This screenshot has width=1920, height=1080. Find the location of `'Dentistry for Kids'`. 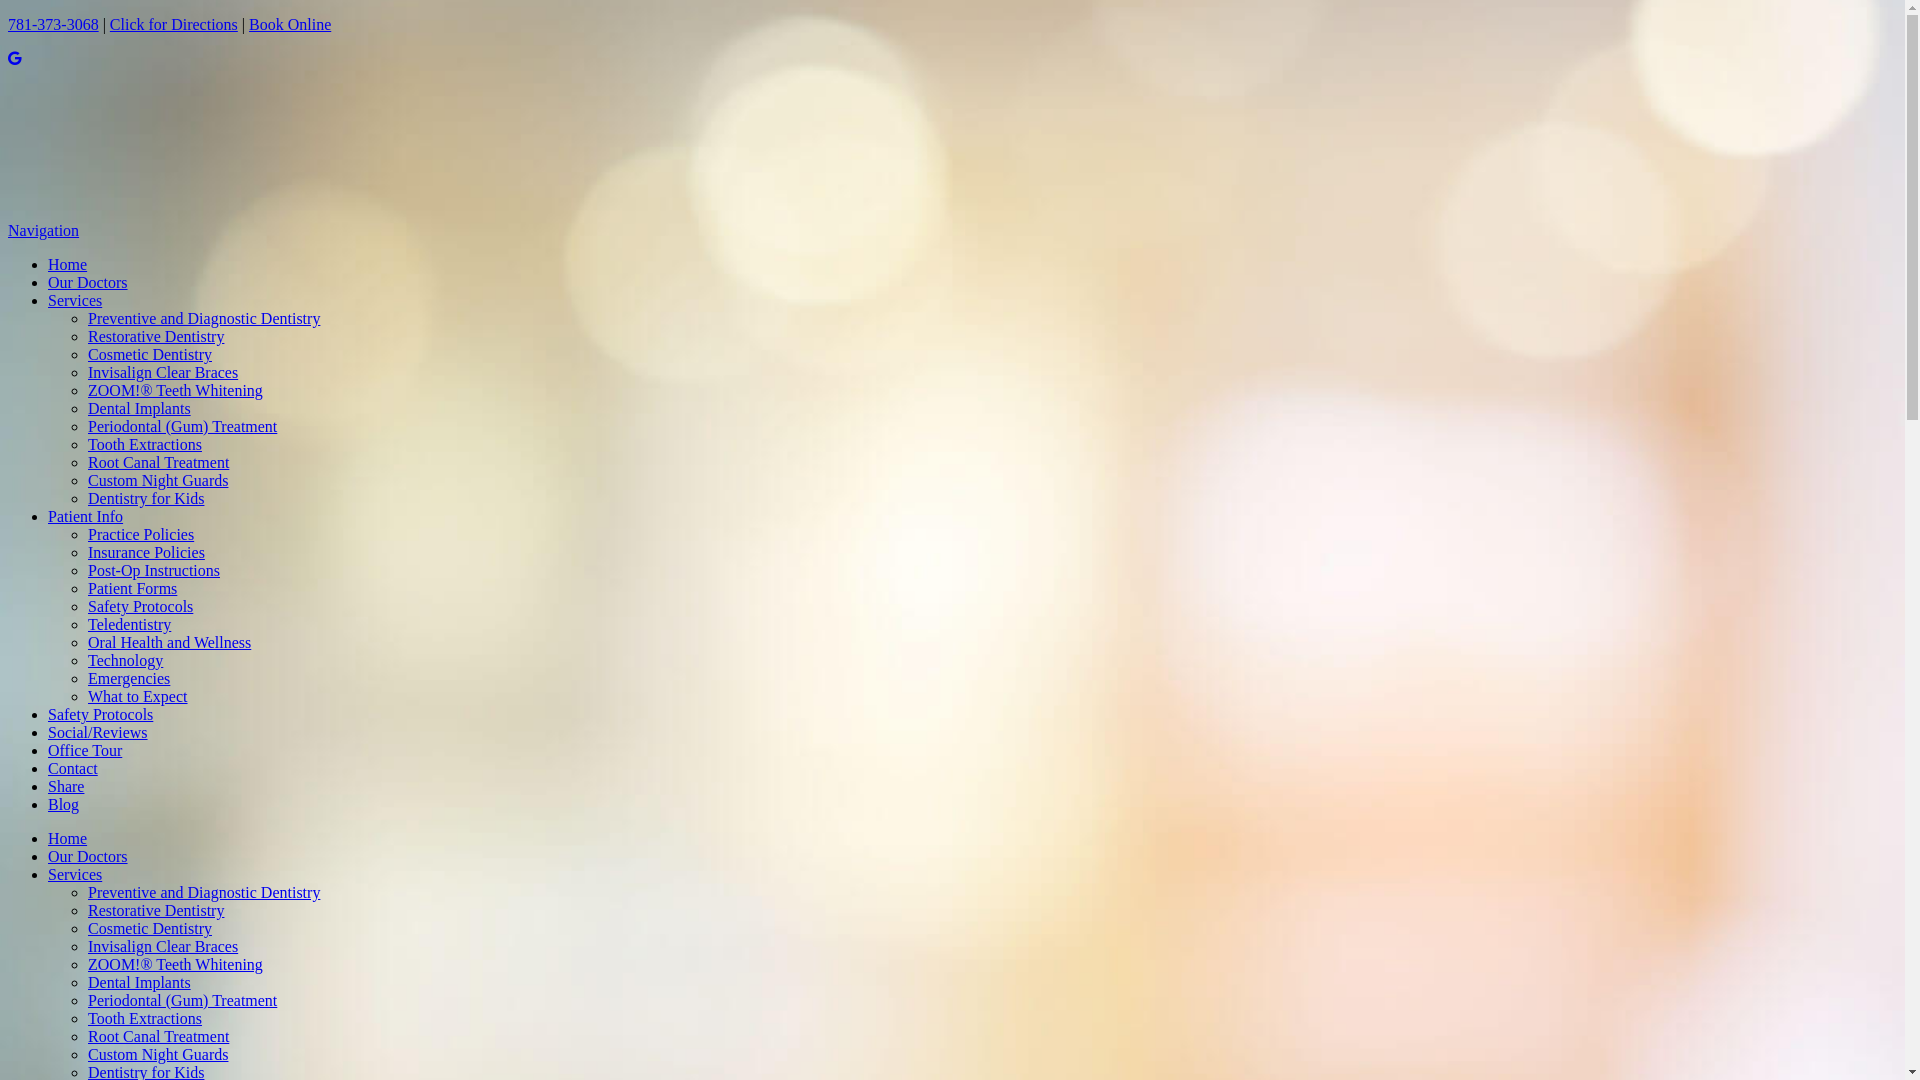

'Dentistry for Kids' is located at coordinates (86, 497).